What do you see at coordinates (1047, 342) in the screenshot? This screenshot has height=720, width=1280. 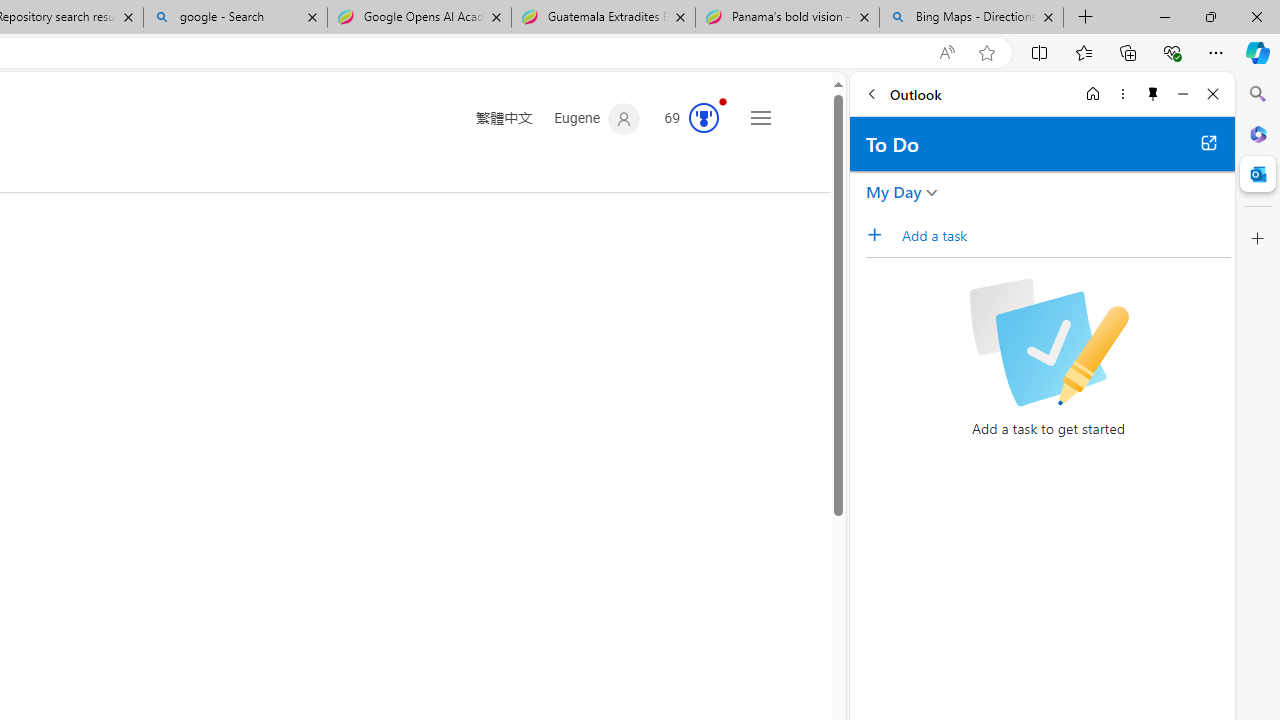 I see `'Checkbox with a pencil'` at bounding box center [1047, 342].